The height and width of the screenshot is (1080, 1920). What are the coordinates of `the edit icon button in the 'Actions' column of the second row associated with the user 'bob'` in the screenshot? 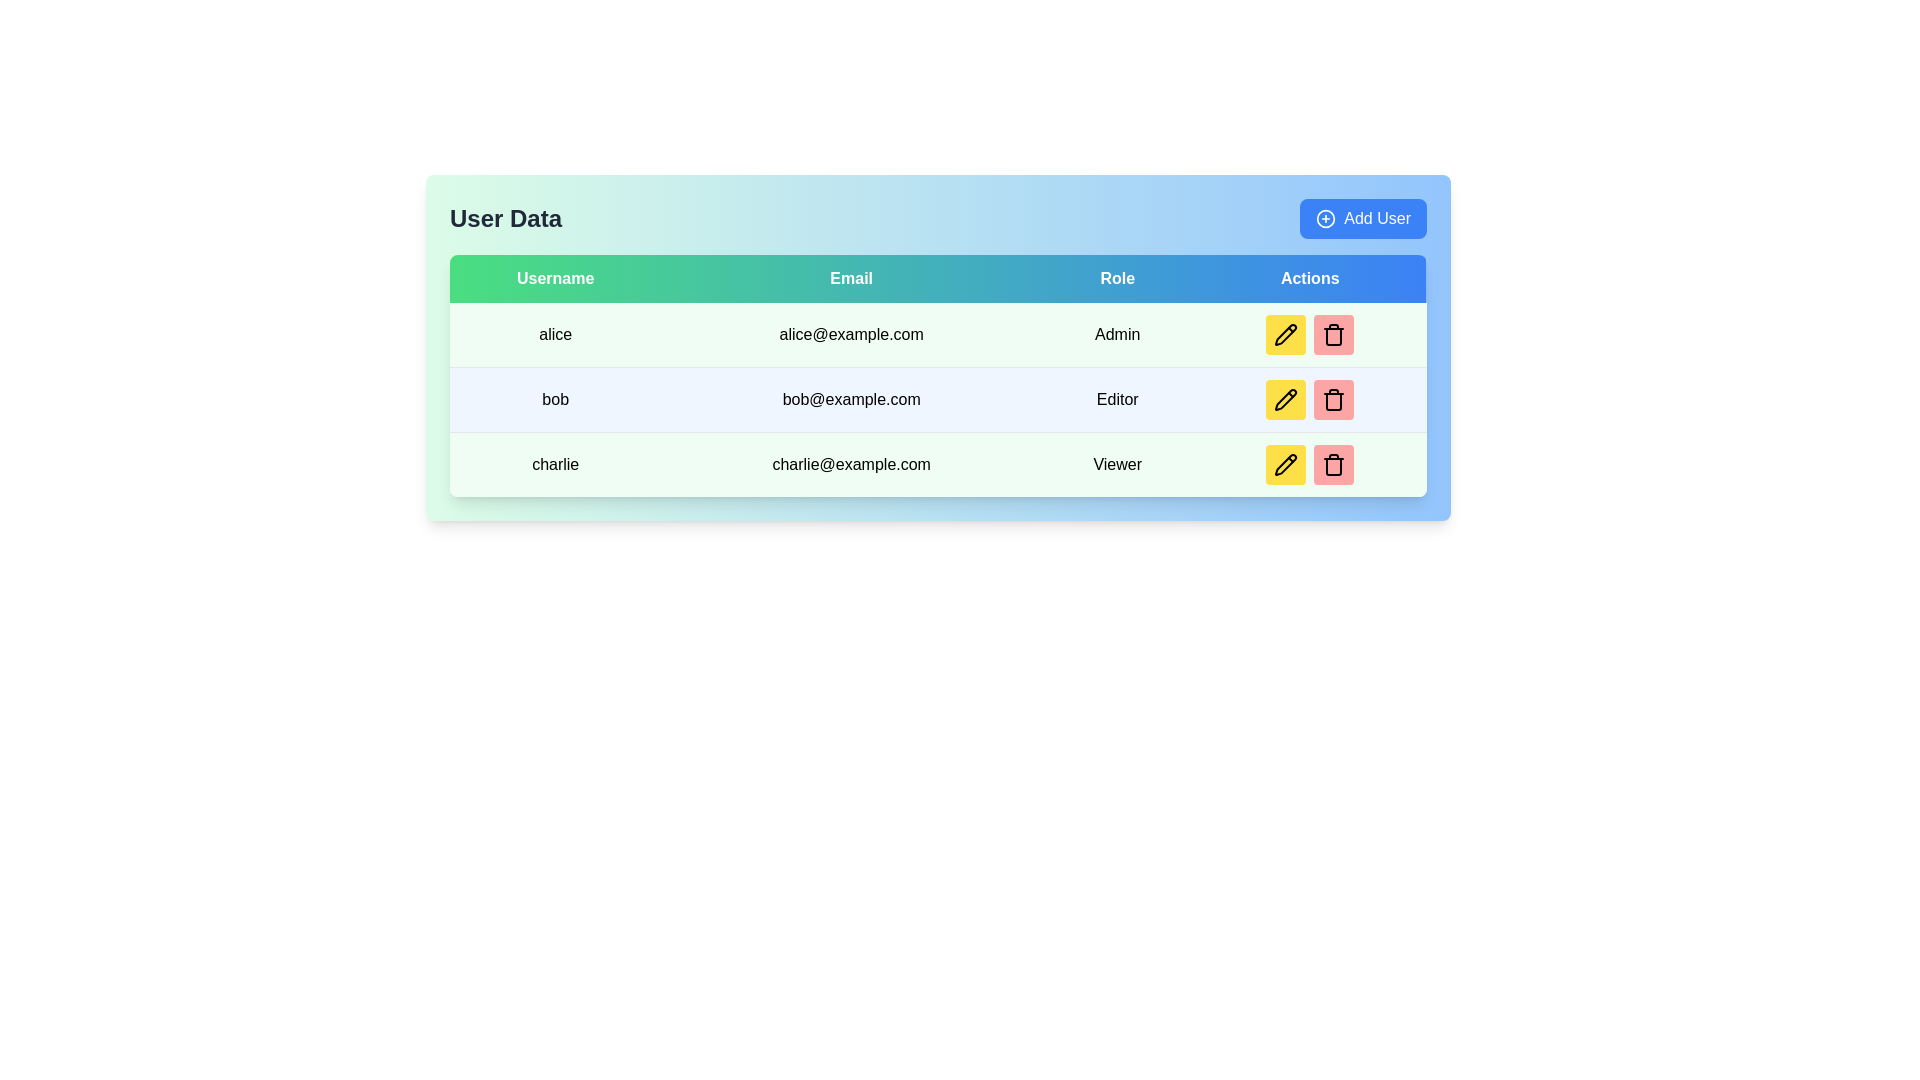 It's located at (1286, 400).